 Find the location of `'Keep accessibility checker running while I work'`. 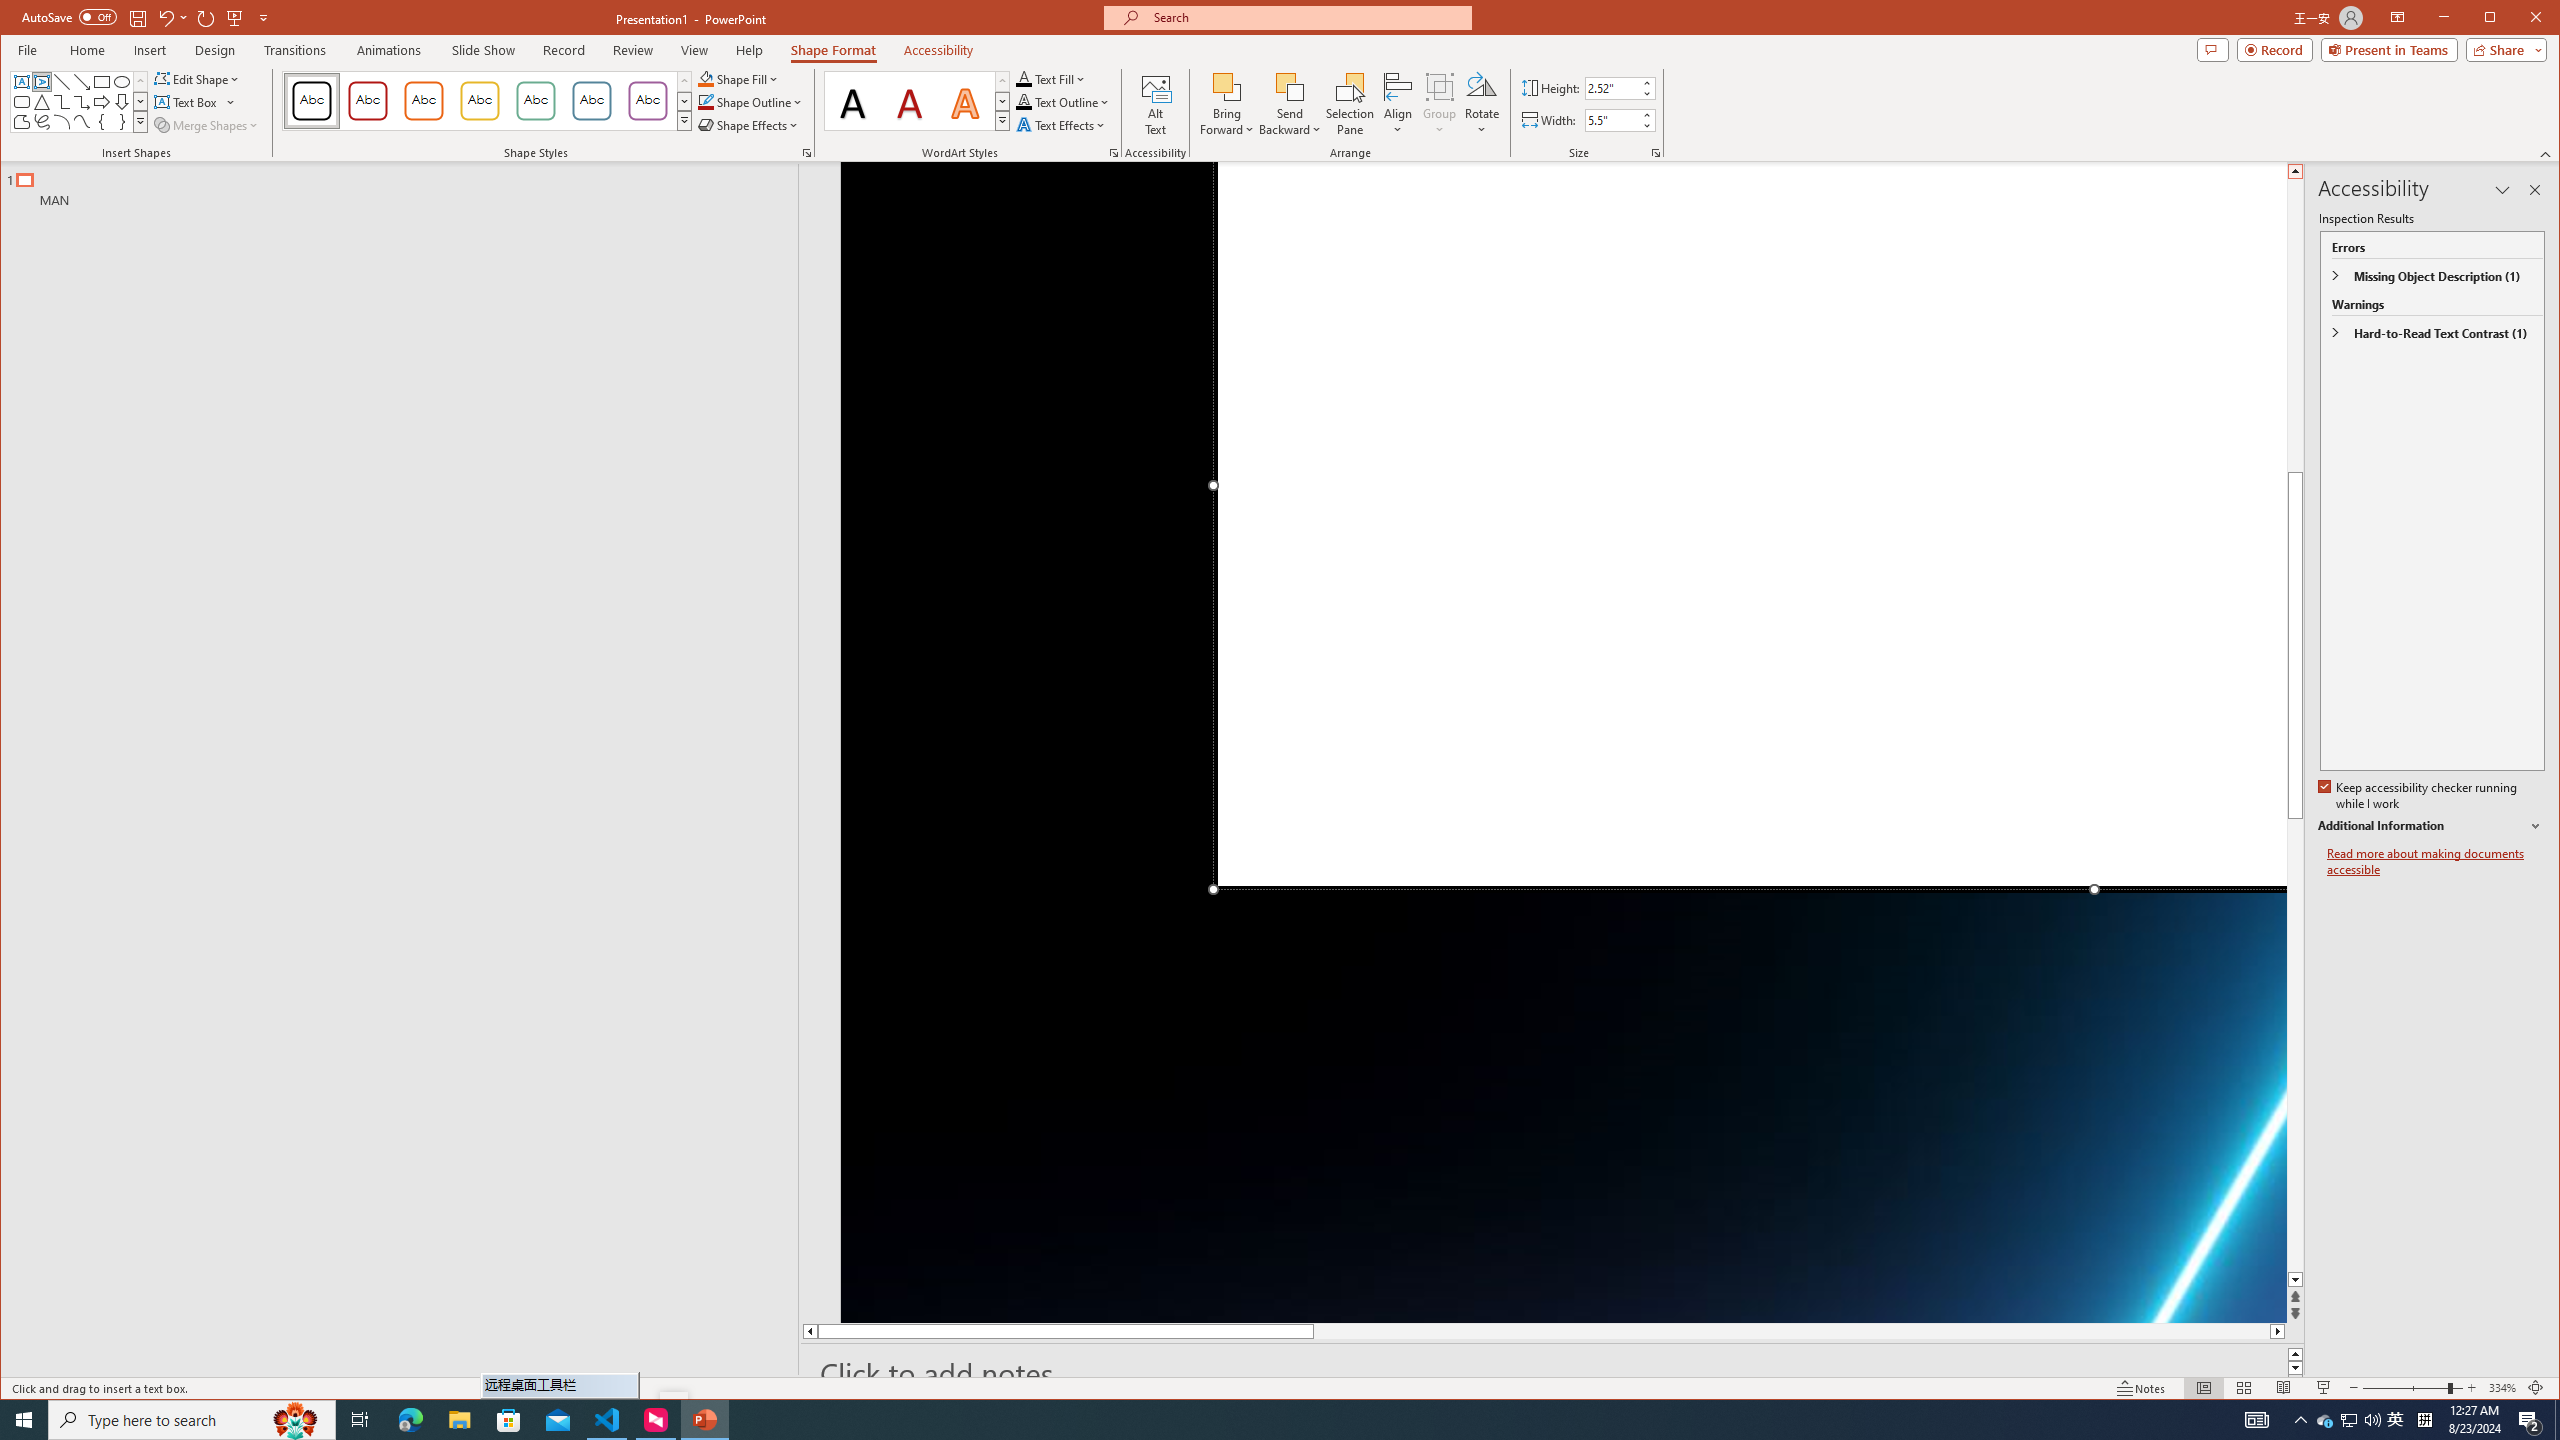

'Keep accessibility checker running while I work' is located at coordinates (2418, 796).